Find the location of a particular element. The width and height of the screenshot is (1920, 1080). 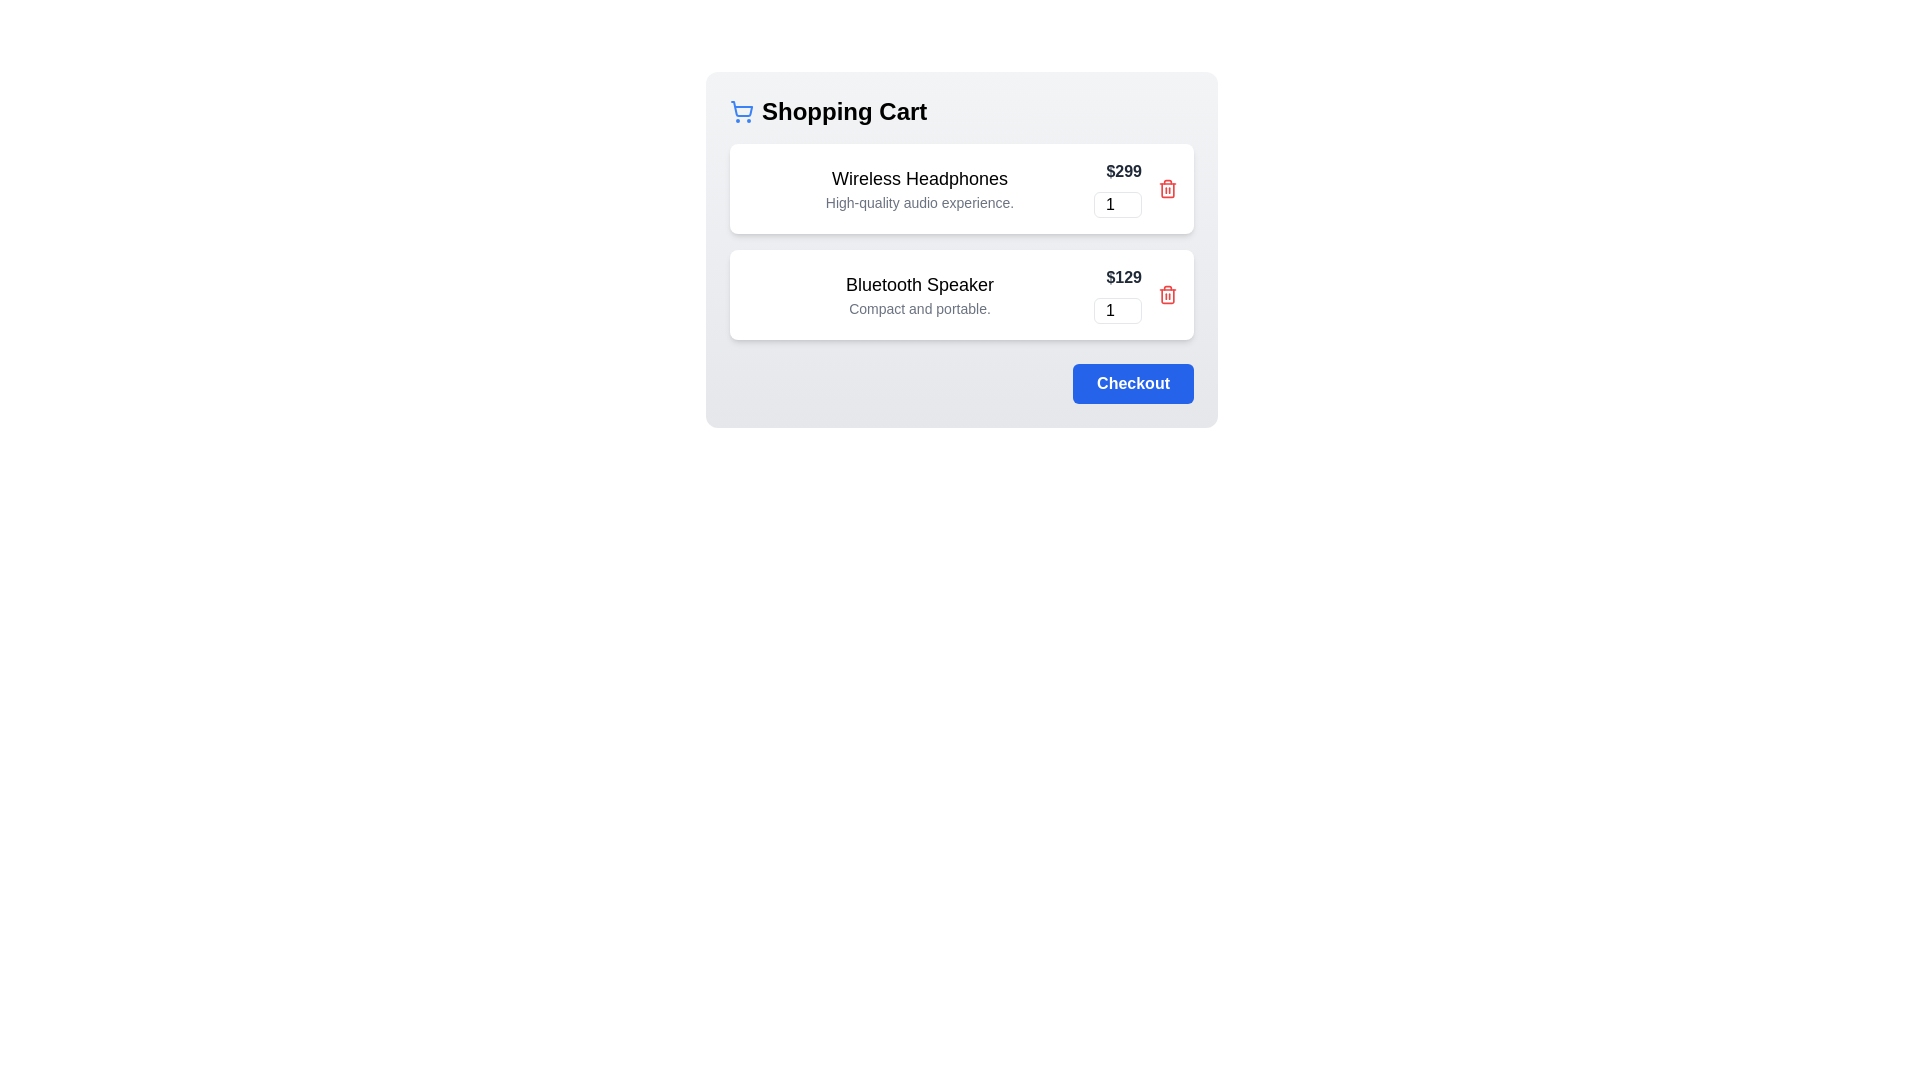

the trash icon to remove Bluetooth Speaker from the cart is located at coordinates (1167, 294).